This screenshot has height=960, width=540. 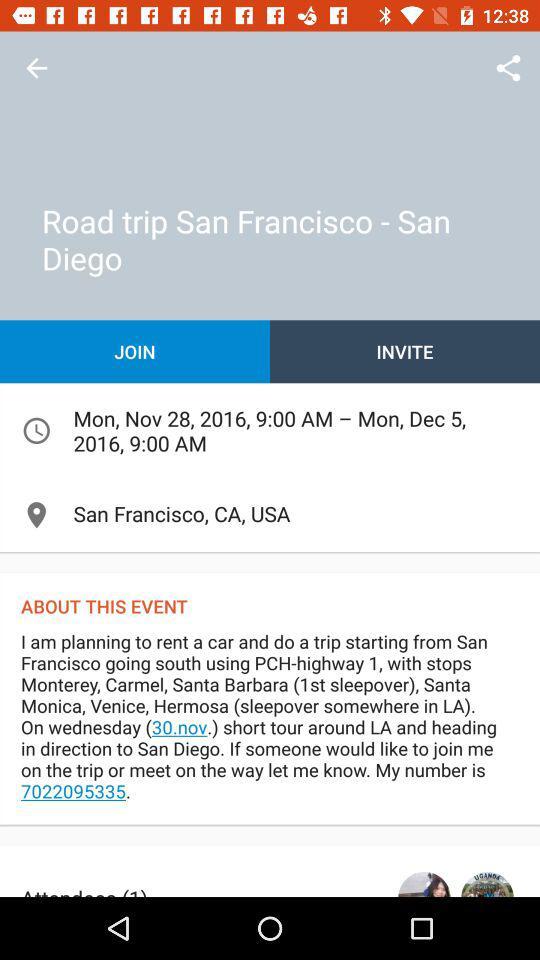 I want to click on invite icon, so click(x=405, y=351).